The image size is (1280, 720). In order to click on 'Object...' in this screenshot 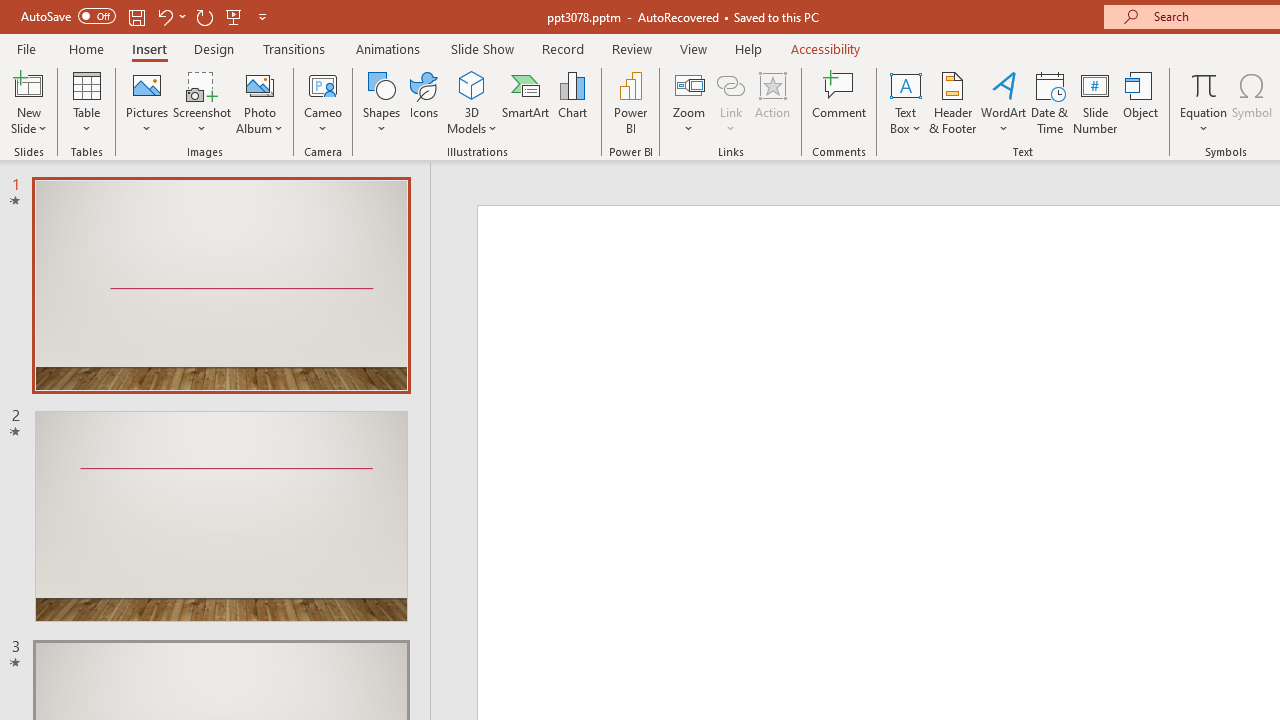, I will do `click(1141, 103)`.